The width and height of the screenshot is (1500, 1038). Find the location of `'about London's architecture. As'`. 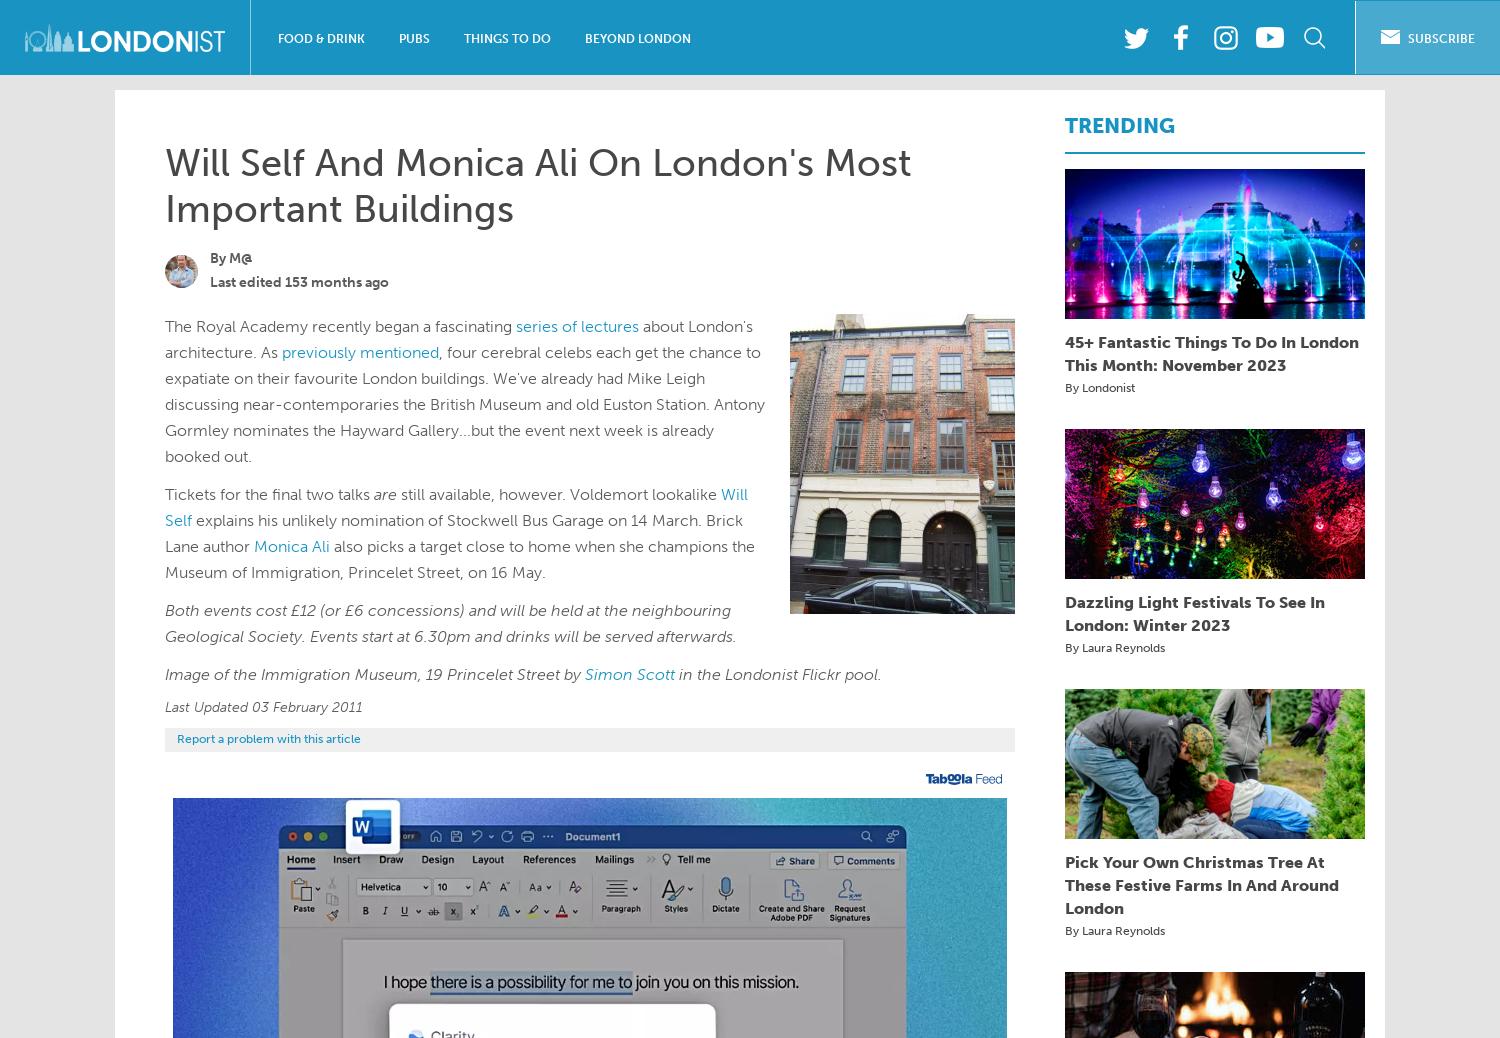

'about London's architecture. As' is located at coordinates (165, 339).